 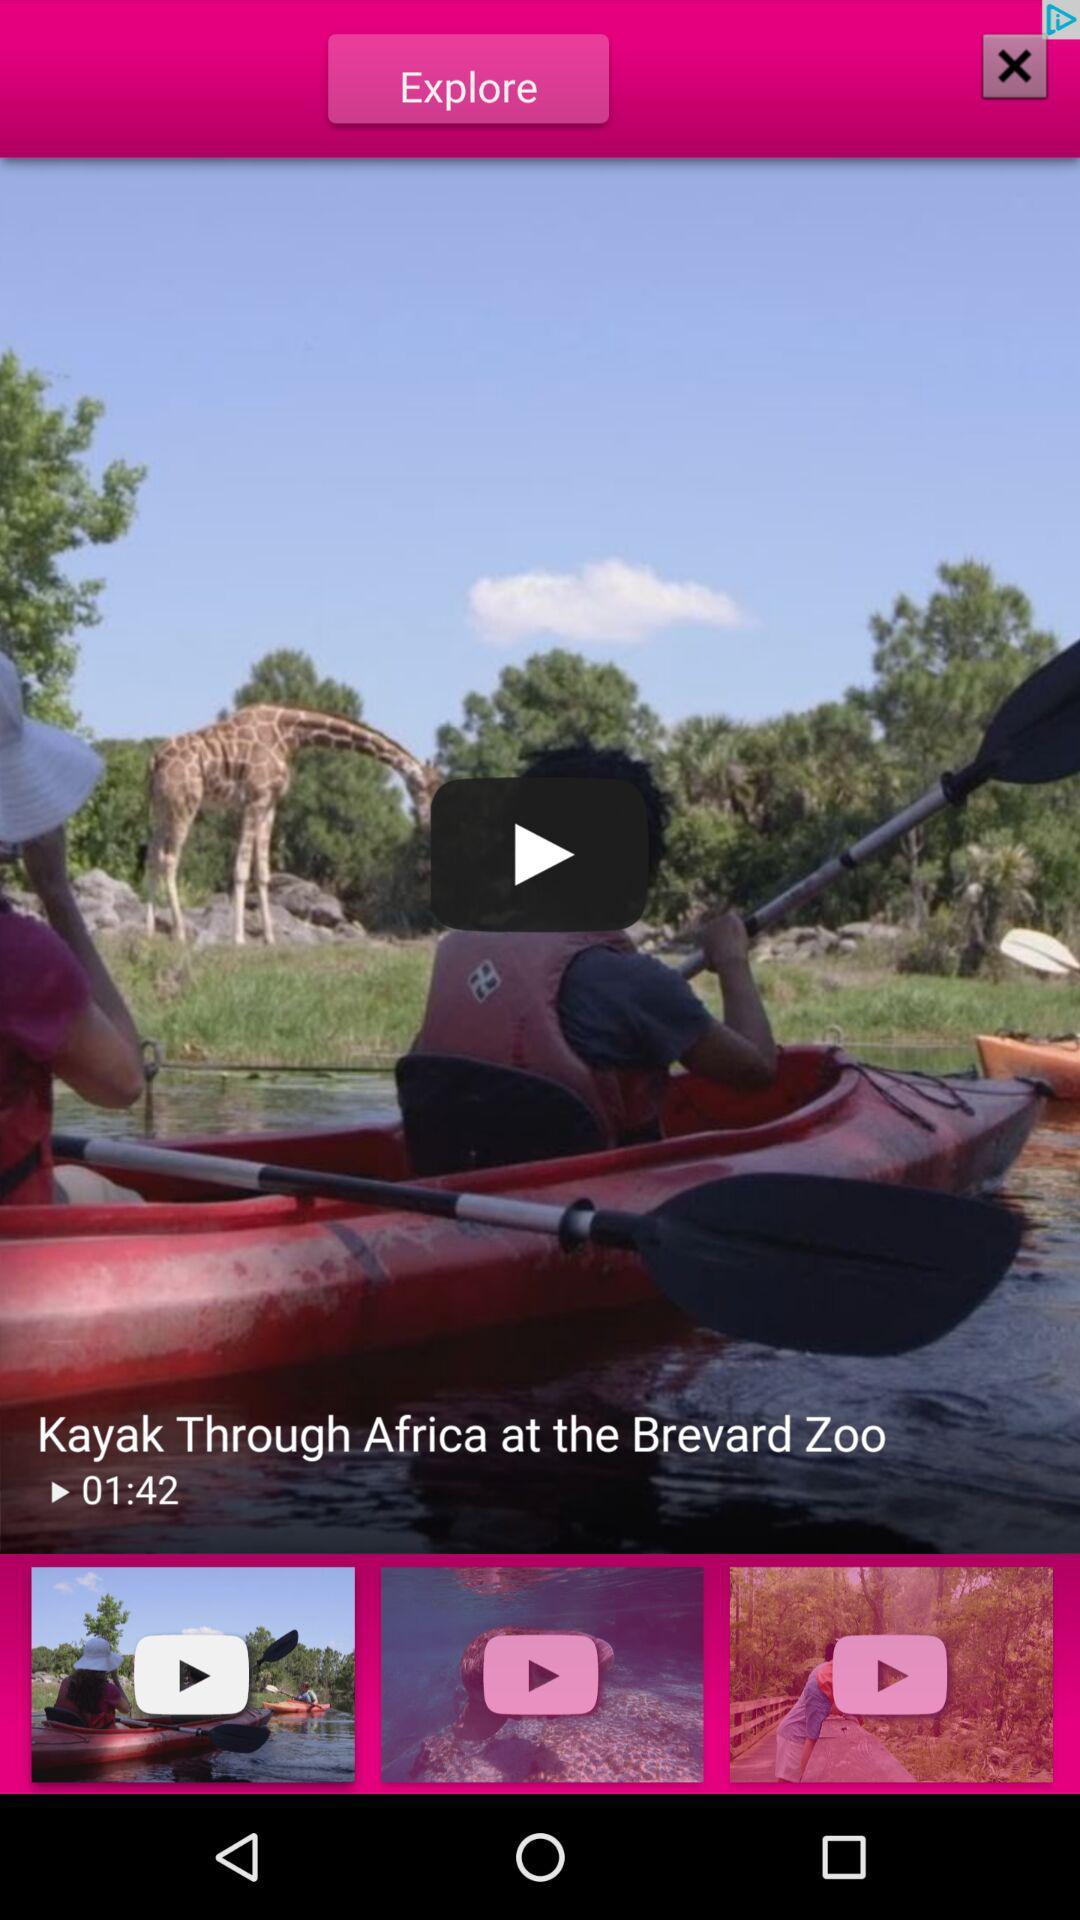 What do you see at coordinates (1014, 70) in the screenshot?
I see `the close icon` at bounding box center [1014, 70].